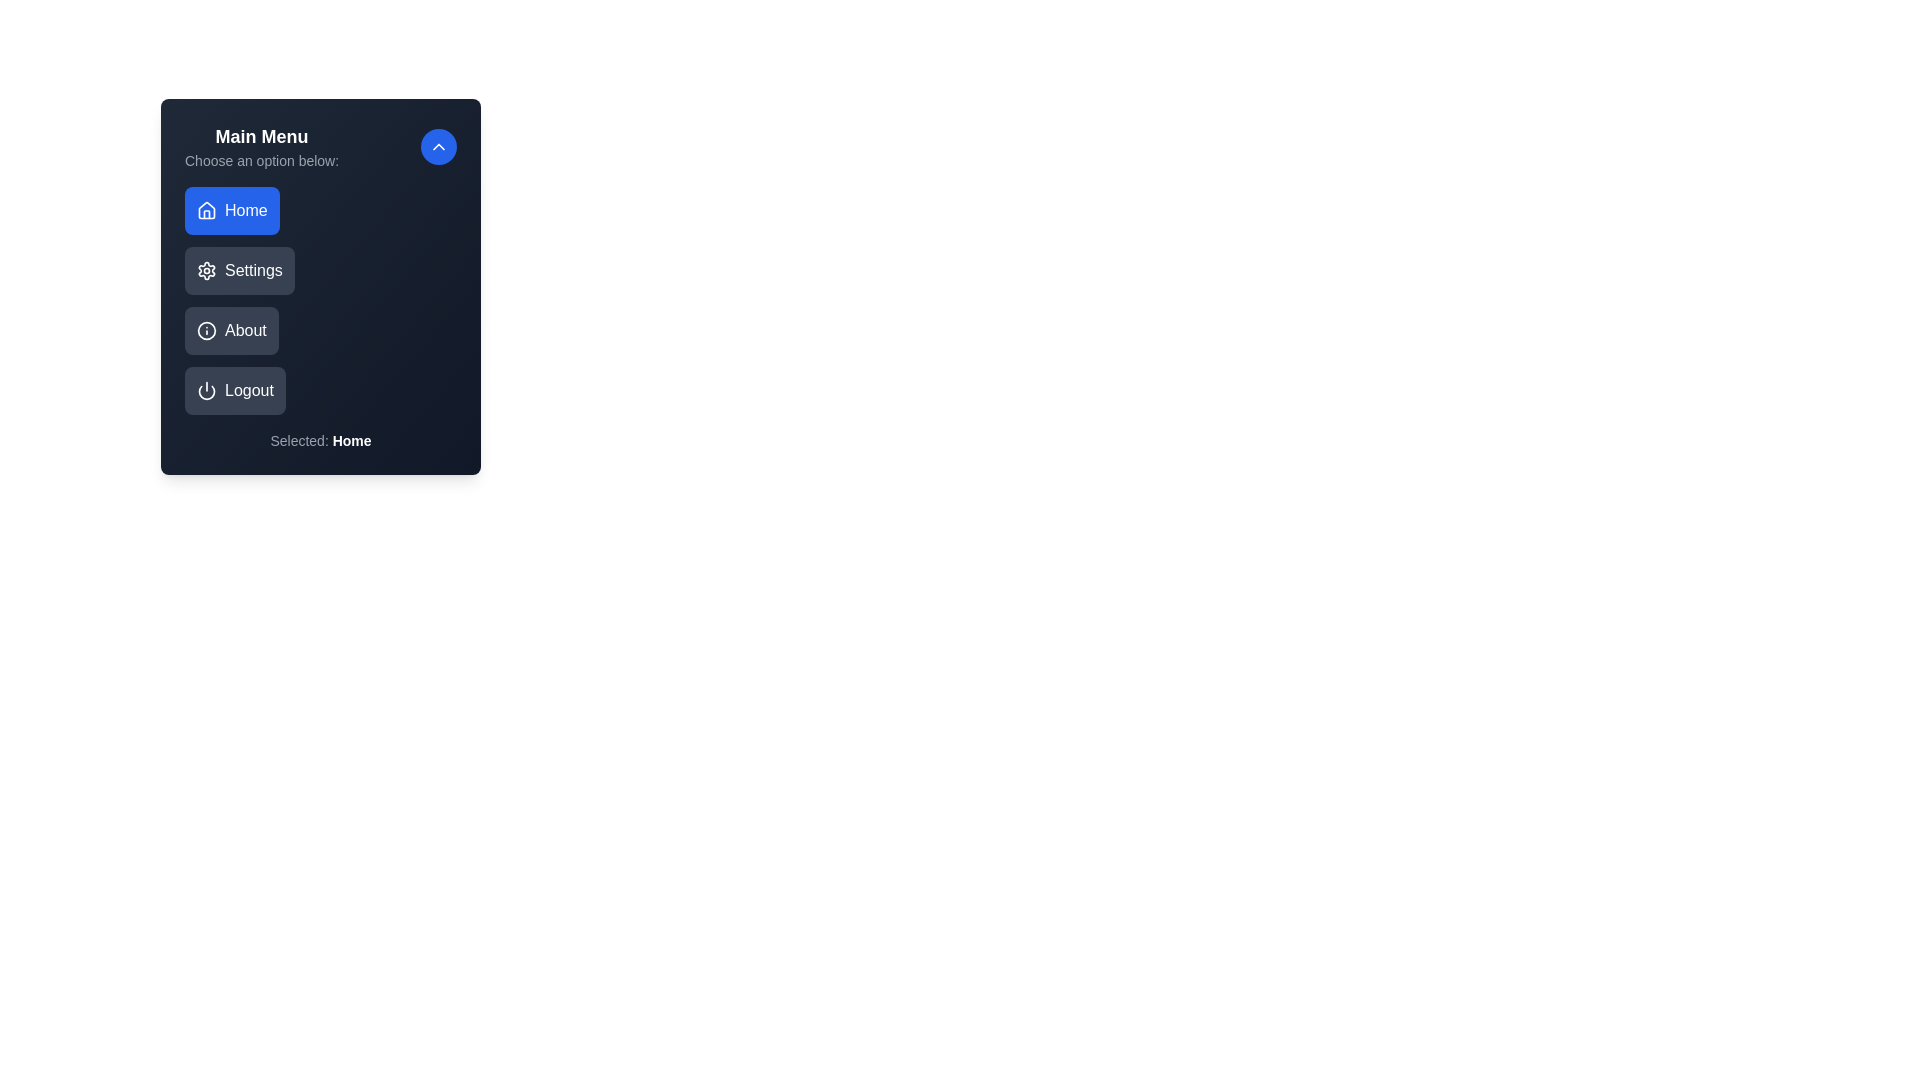  What do you see at coordinates (206, 390) in the screenshot?
I see `the Logout icon (SVG) located to the left of the 'Logout' text at the bottom of the menu list` at bounding box center [206, 390].